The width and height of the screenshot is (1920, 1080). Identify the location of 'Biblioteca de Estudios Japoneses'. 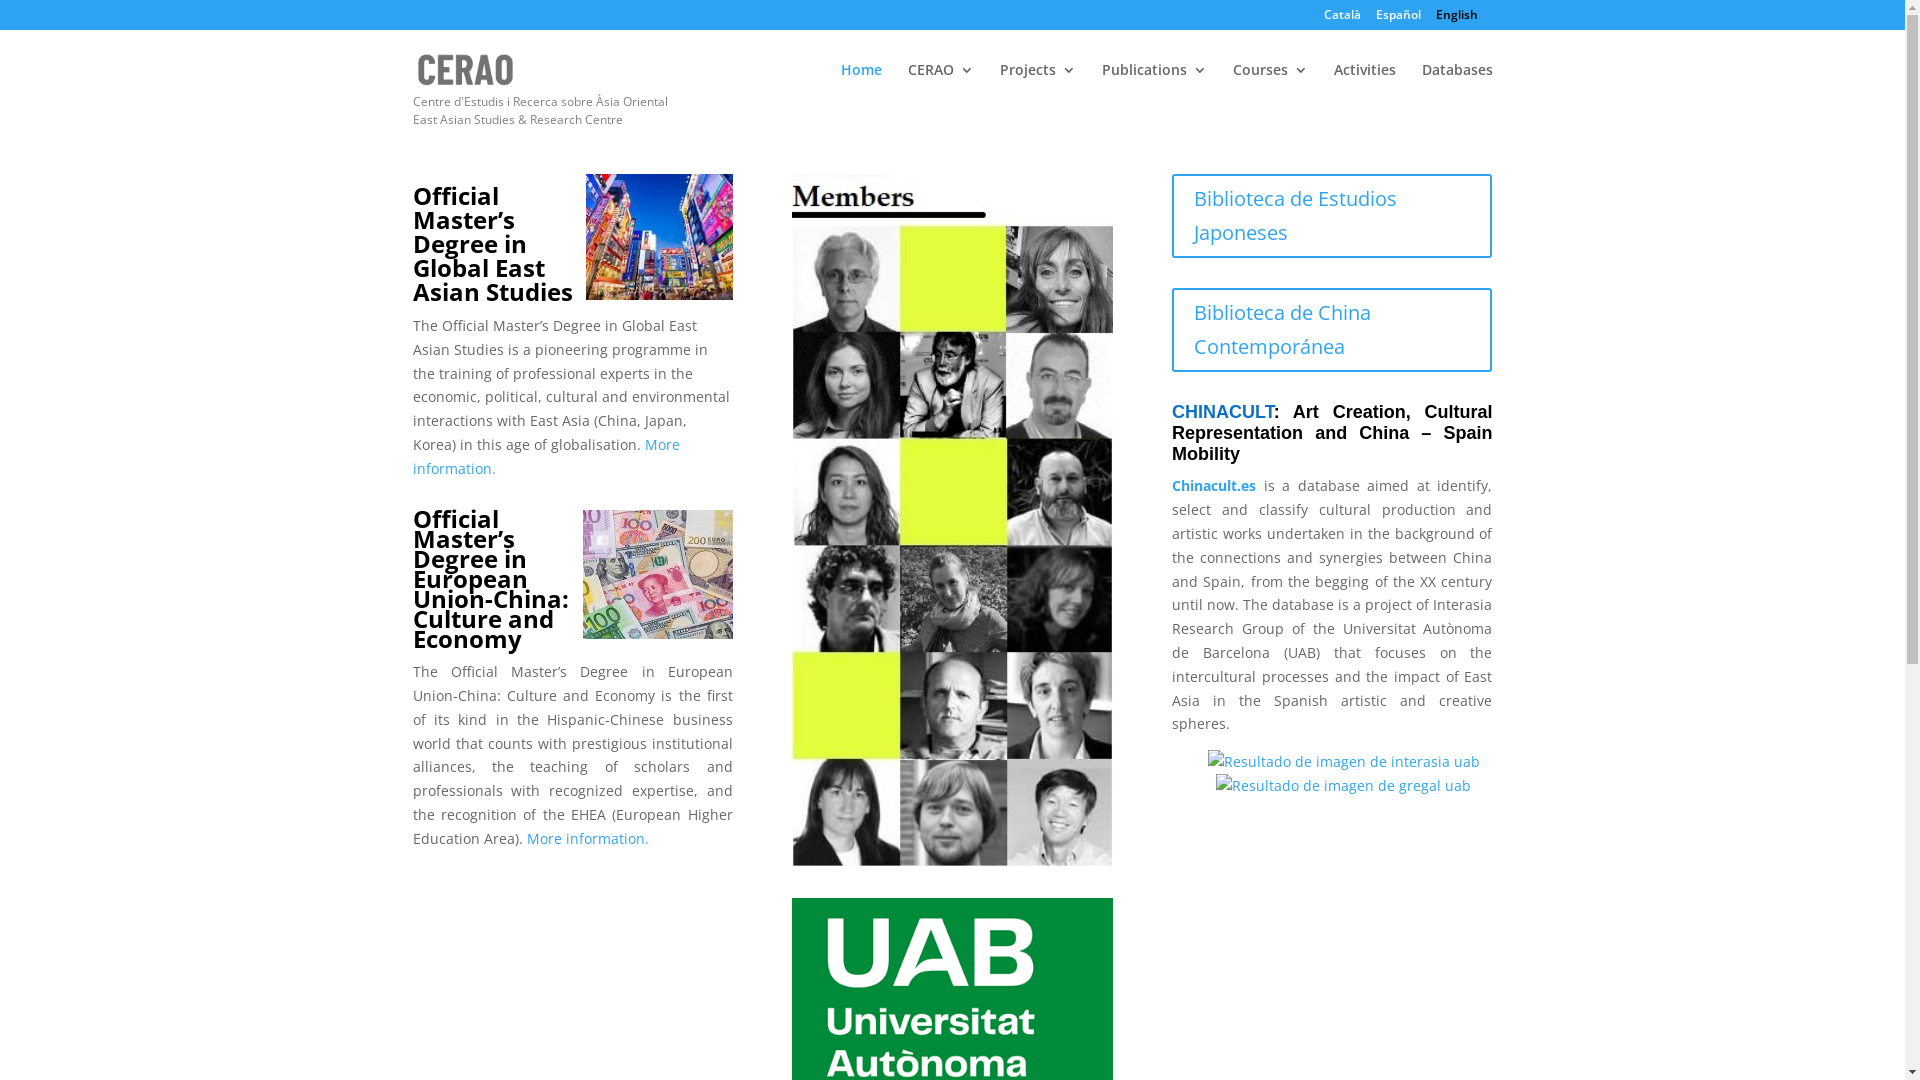
(1332, 216).